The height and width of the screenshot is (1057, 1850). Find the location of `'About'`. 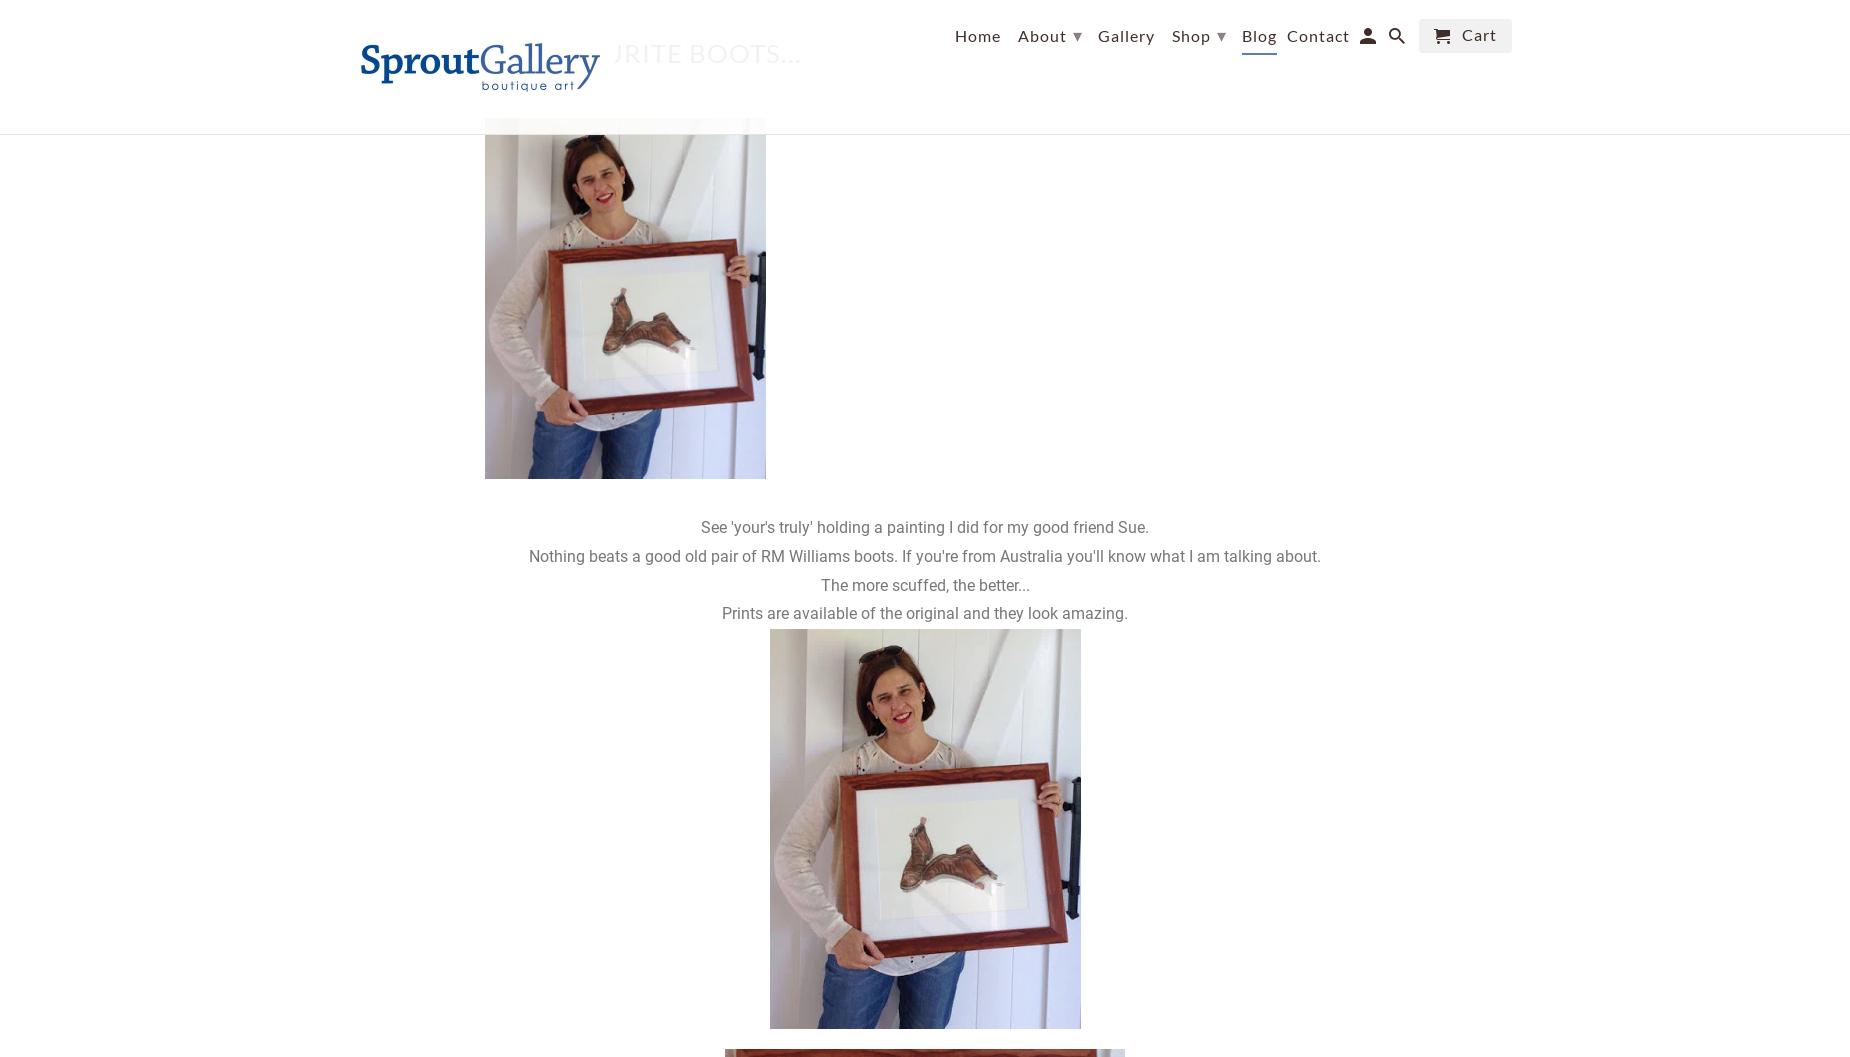

'About' is located at coordinates (1042, 35).